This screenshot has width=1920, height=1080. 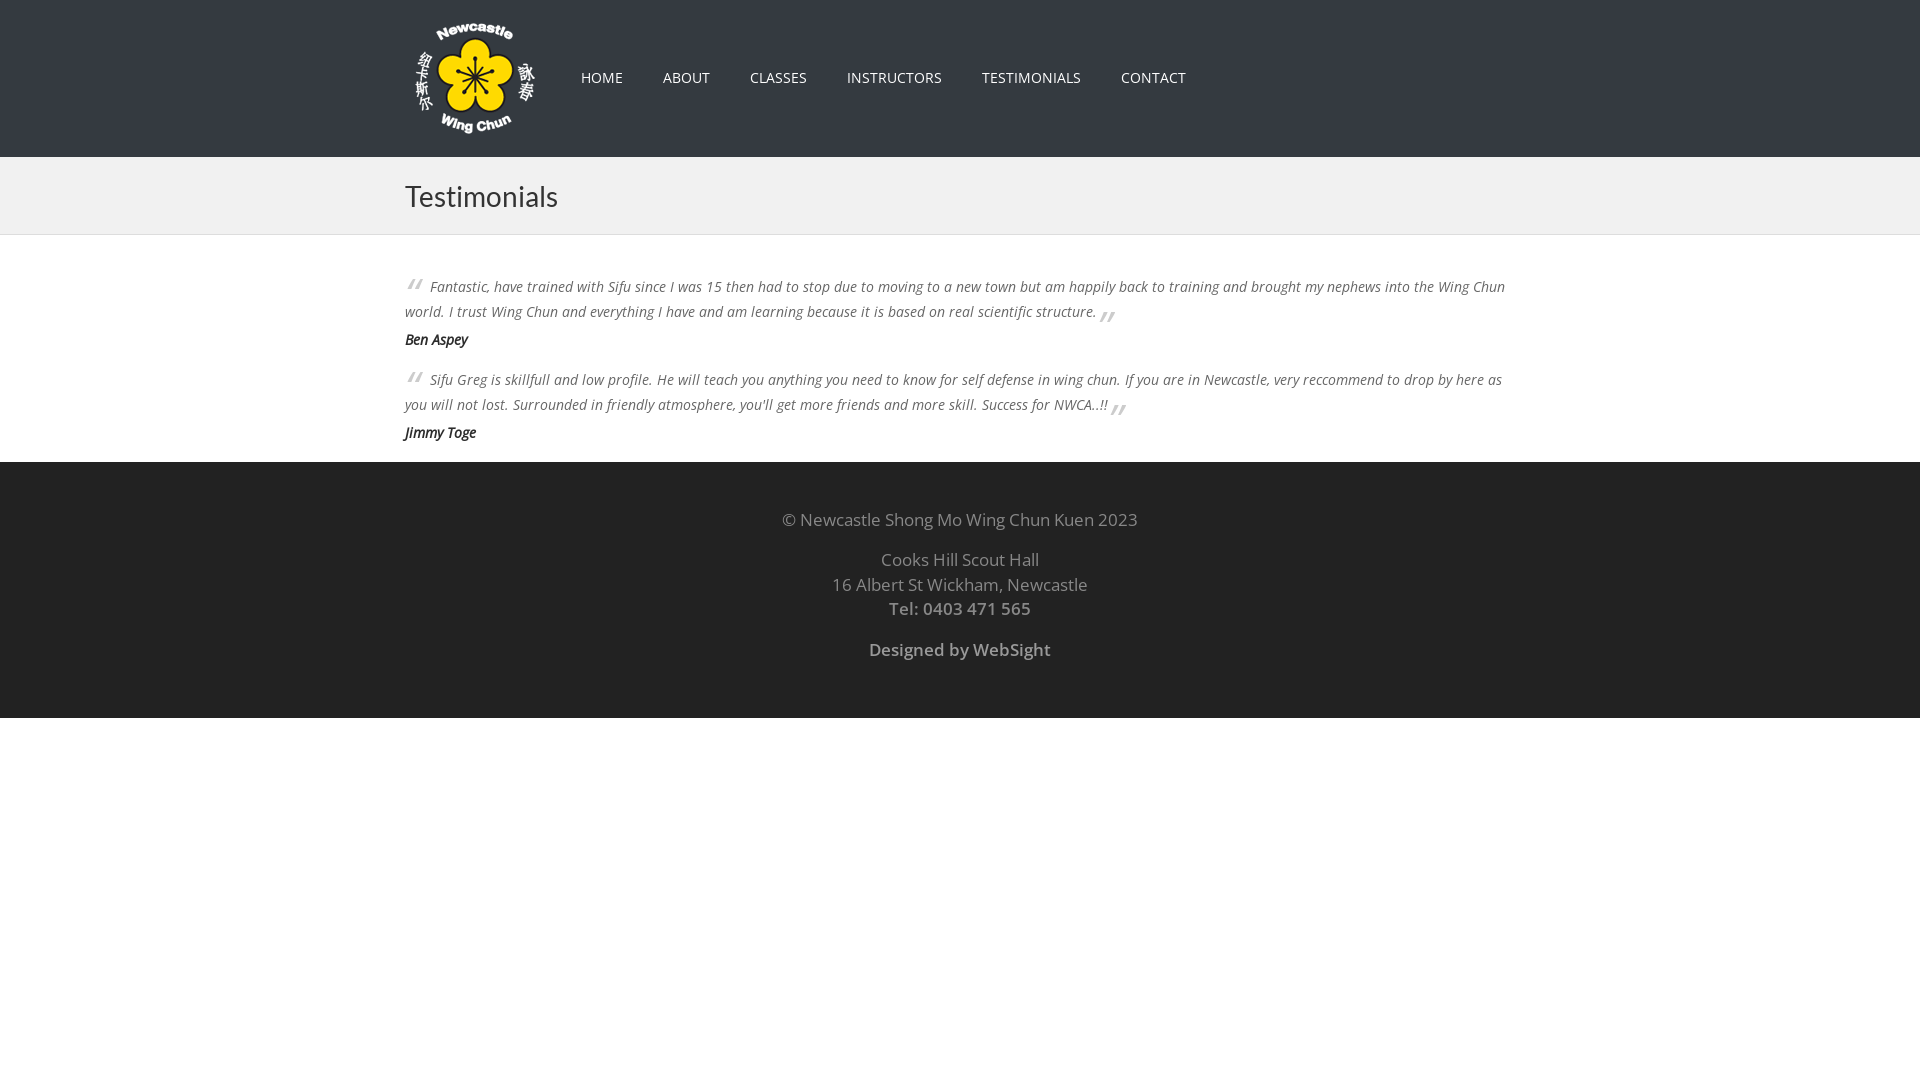 I want to click on 'Designed by WebSight', so click(x=960, y=649).